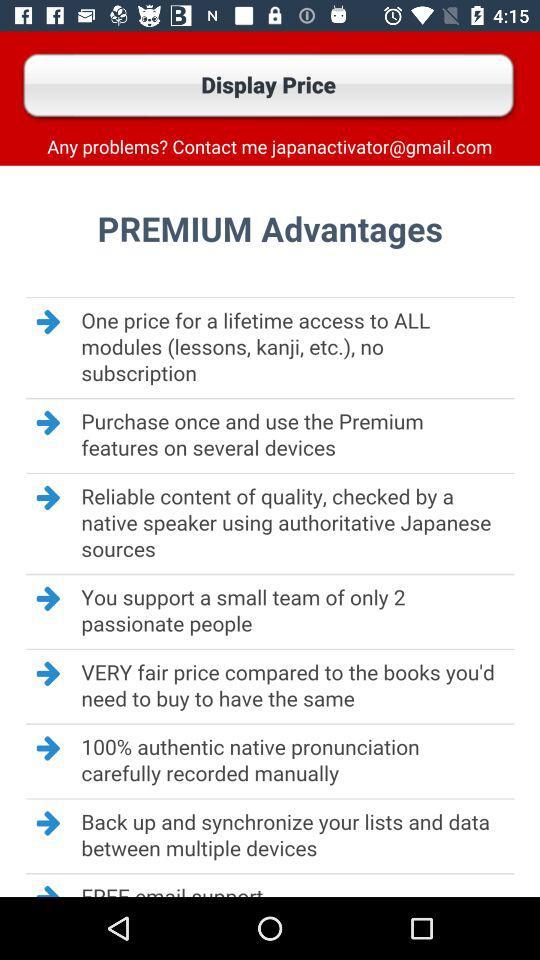  I want to click on advantage page, so click(270, 530).